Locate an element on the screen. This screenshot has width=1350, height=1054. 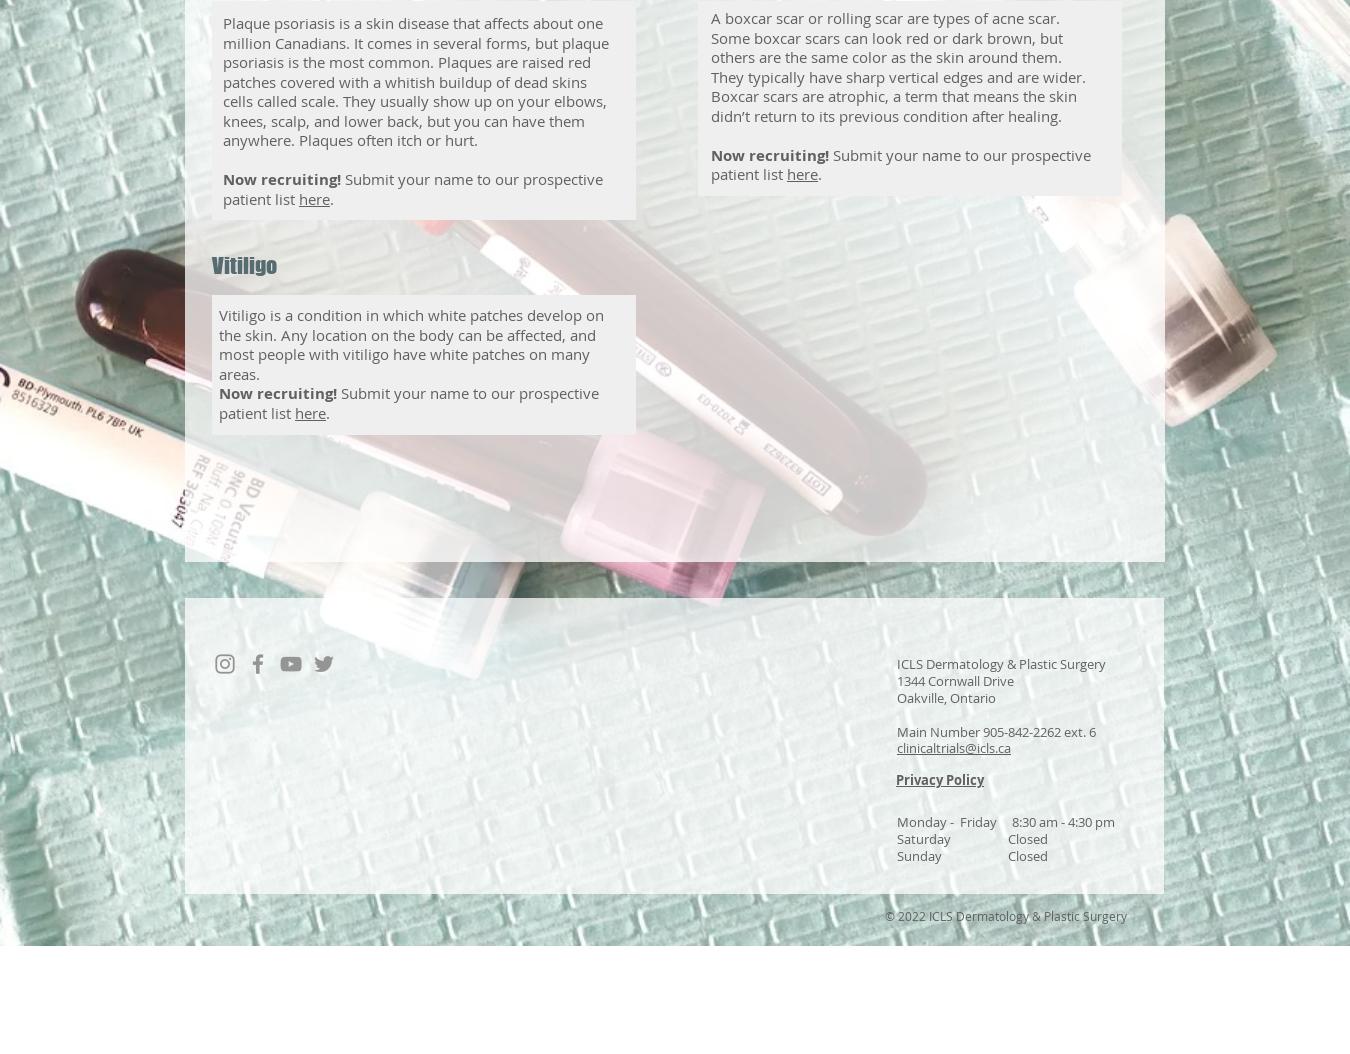
'Sunday                      Closed' is located at coordinates (971, 855).